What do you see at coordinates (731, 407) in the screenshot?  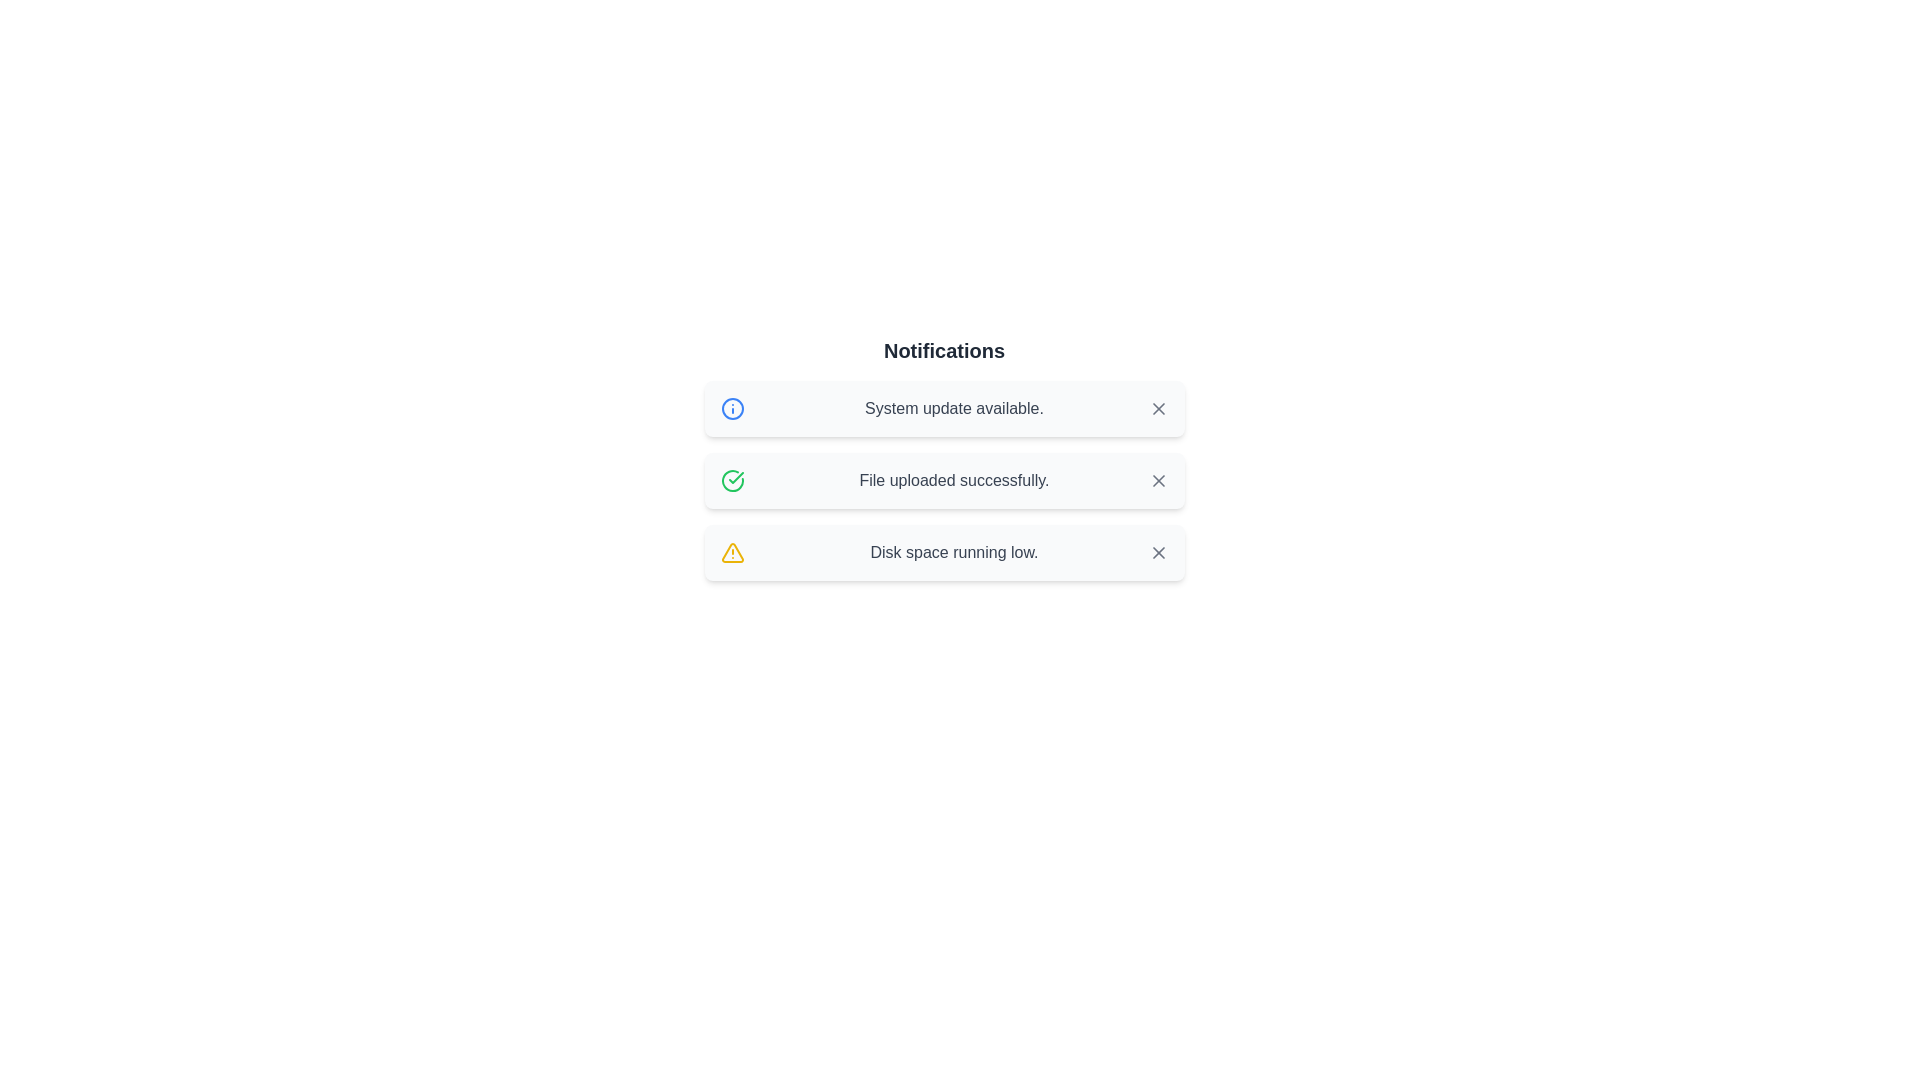 I see `the circular shape with a blue outline, which is part of the information icon located to the left of the 'System update available' notification text` at bounding box center [731, 407].